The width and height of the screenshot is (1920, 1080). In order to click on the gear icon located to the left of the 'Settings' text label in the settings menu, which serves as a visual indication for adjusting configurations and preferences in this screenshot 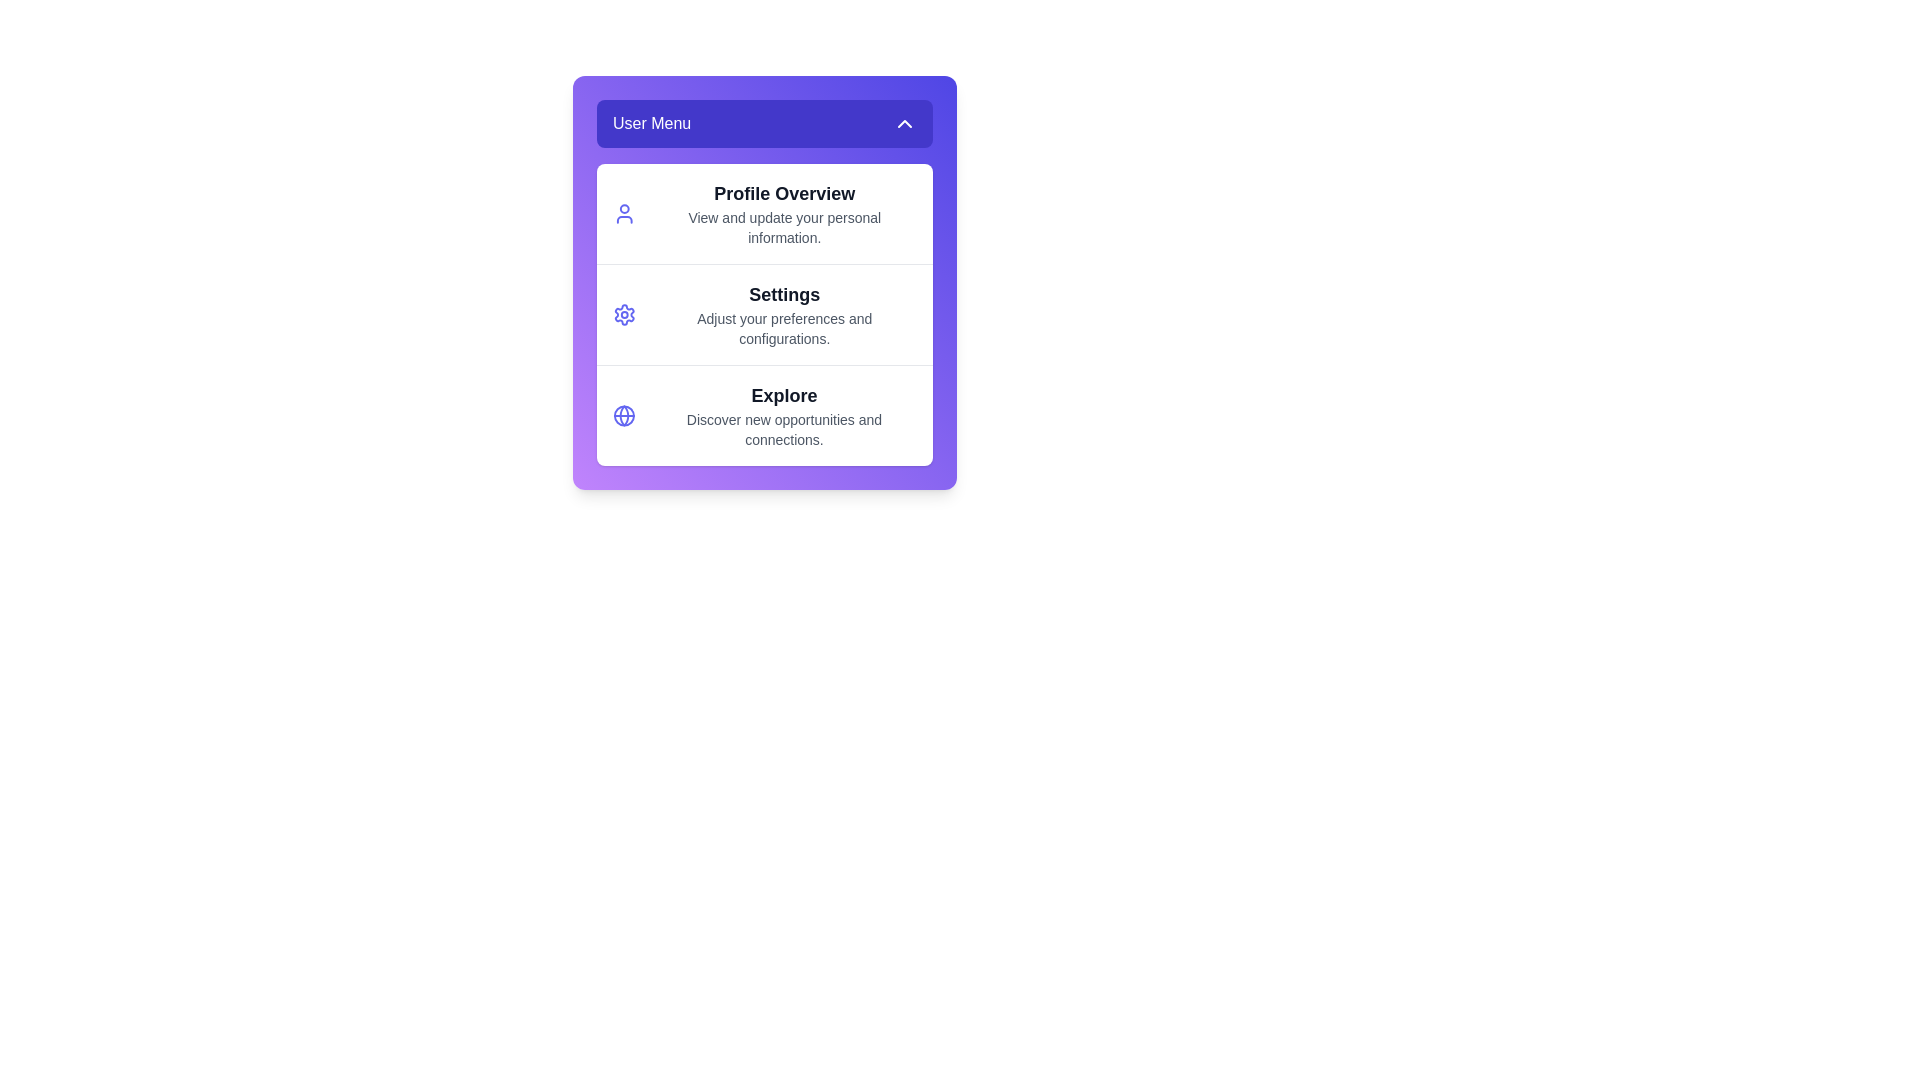, I will do `click(623, 315)`.